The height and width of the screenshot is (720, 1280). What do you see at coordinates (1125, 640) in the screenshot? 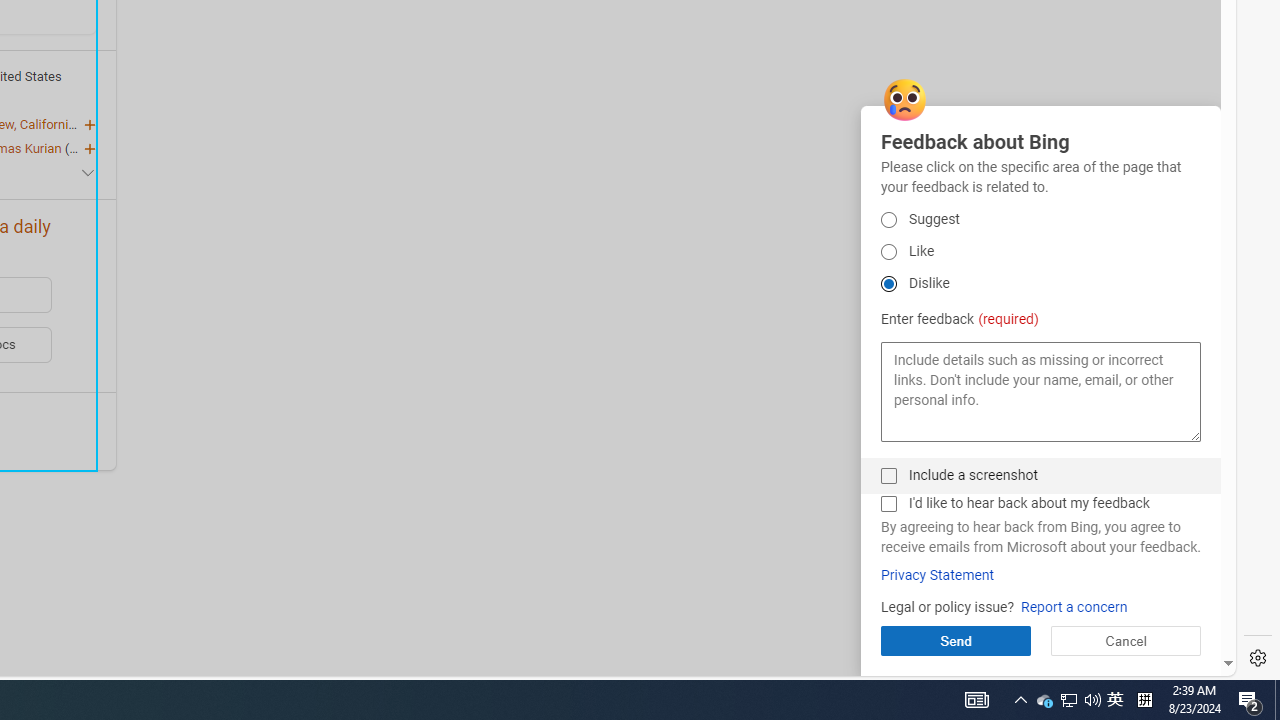
I see `'Cancel'` at bounding box center [1125, 640].